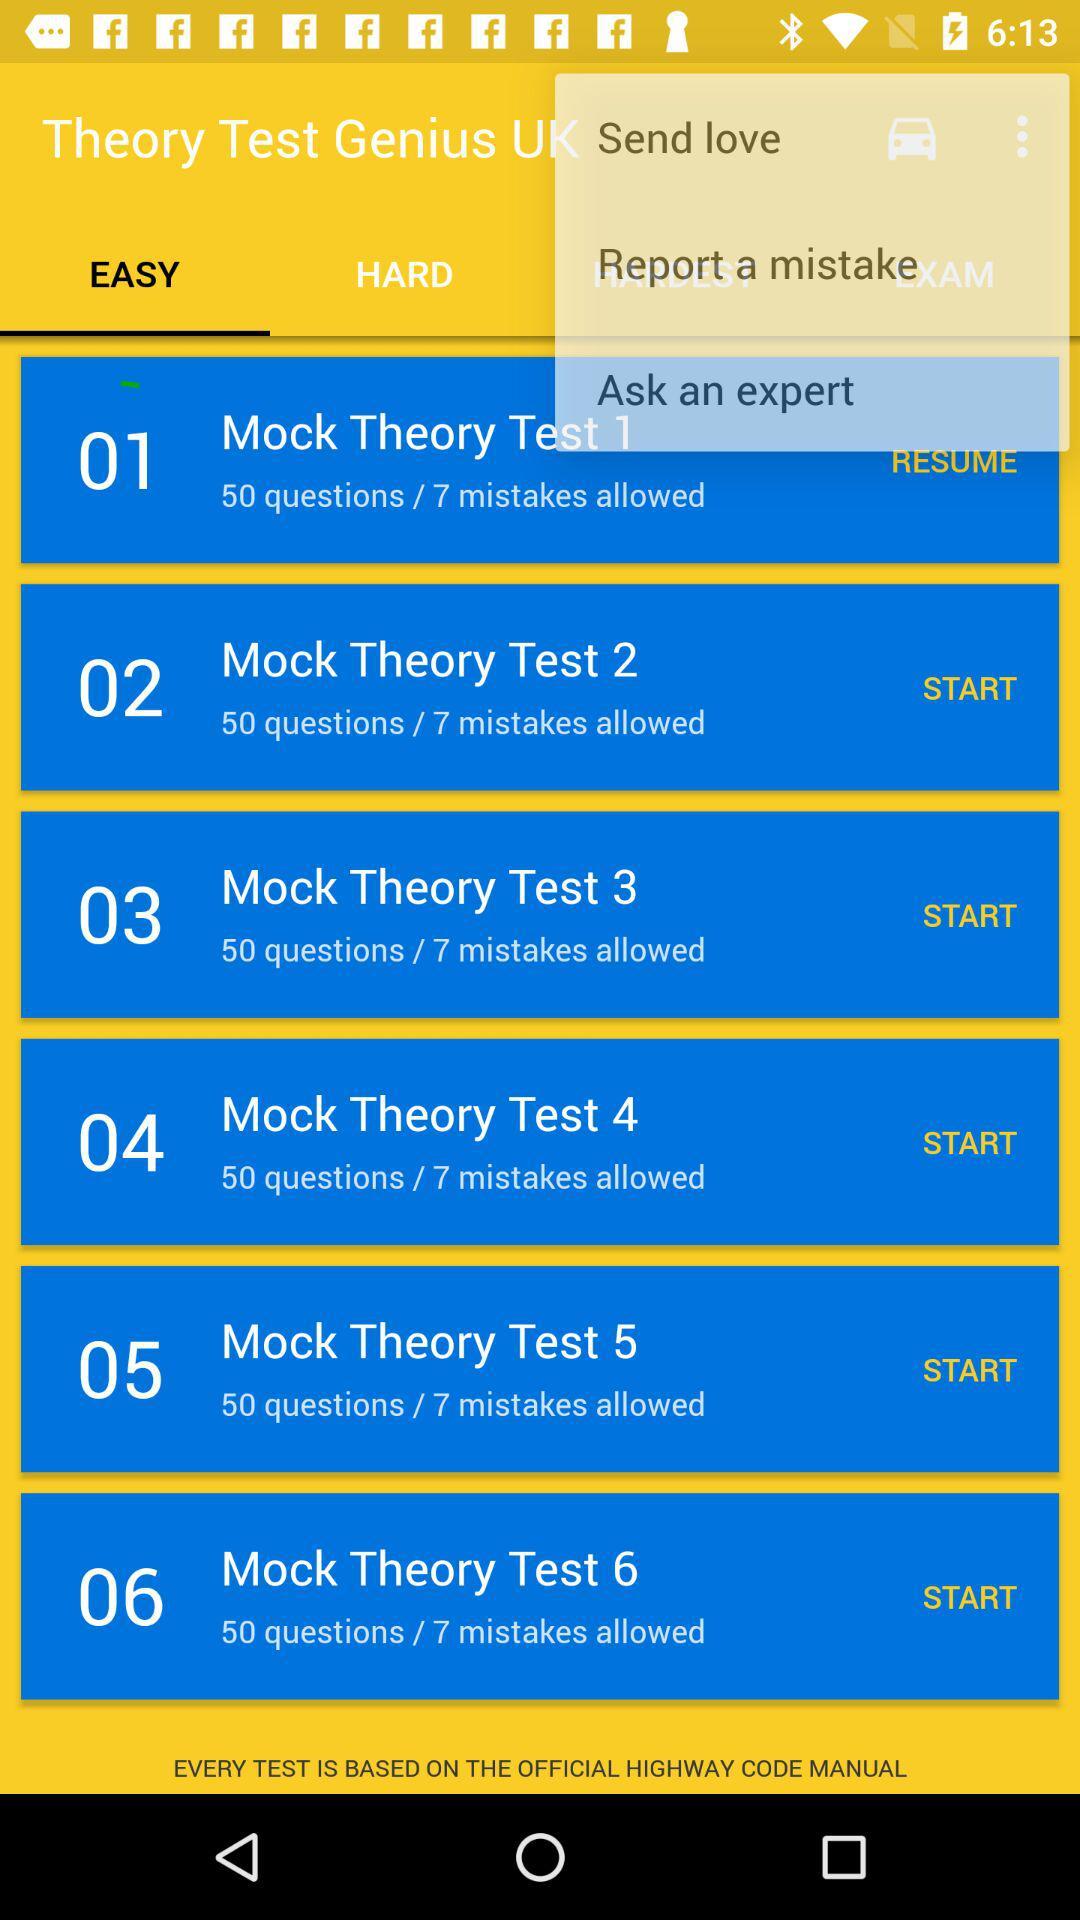  What do you see at coordinates (540, 914) in the screenshot?
I see `option mock theory test 3` at bounding box center [540, 914].